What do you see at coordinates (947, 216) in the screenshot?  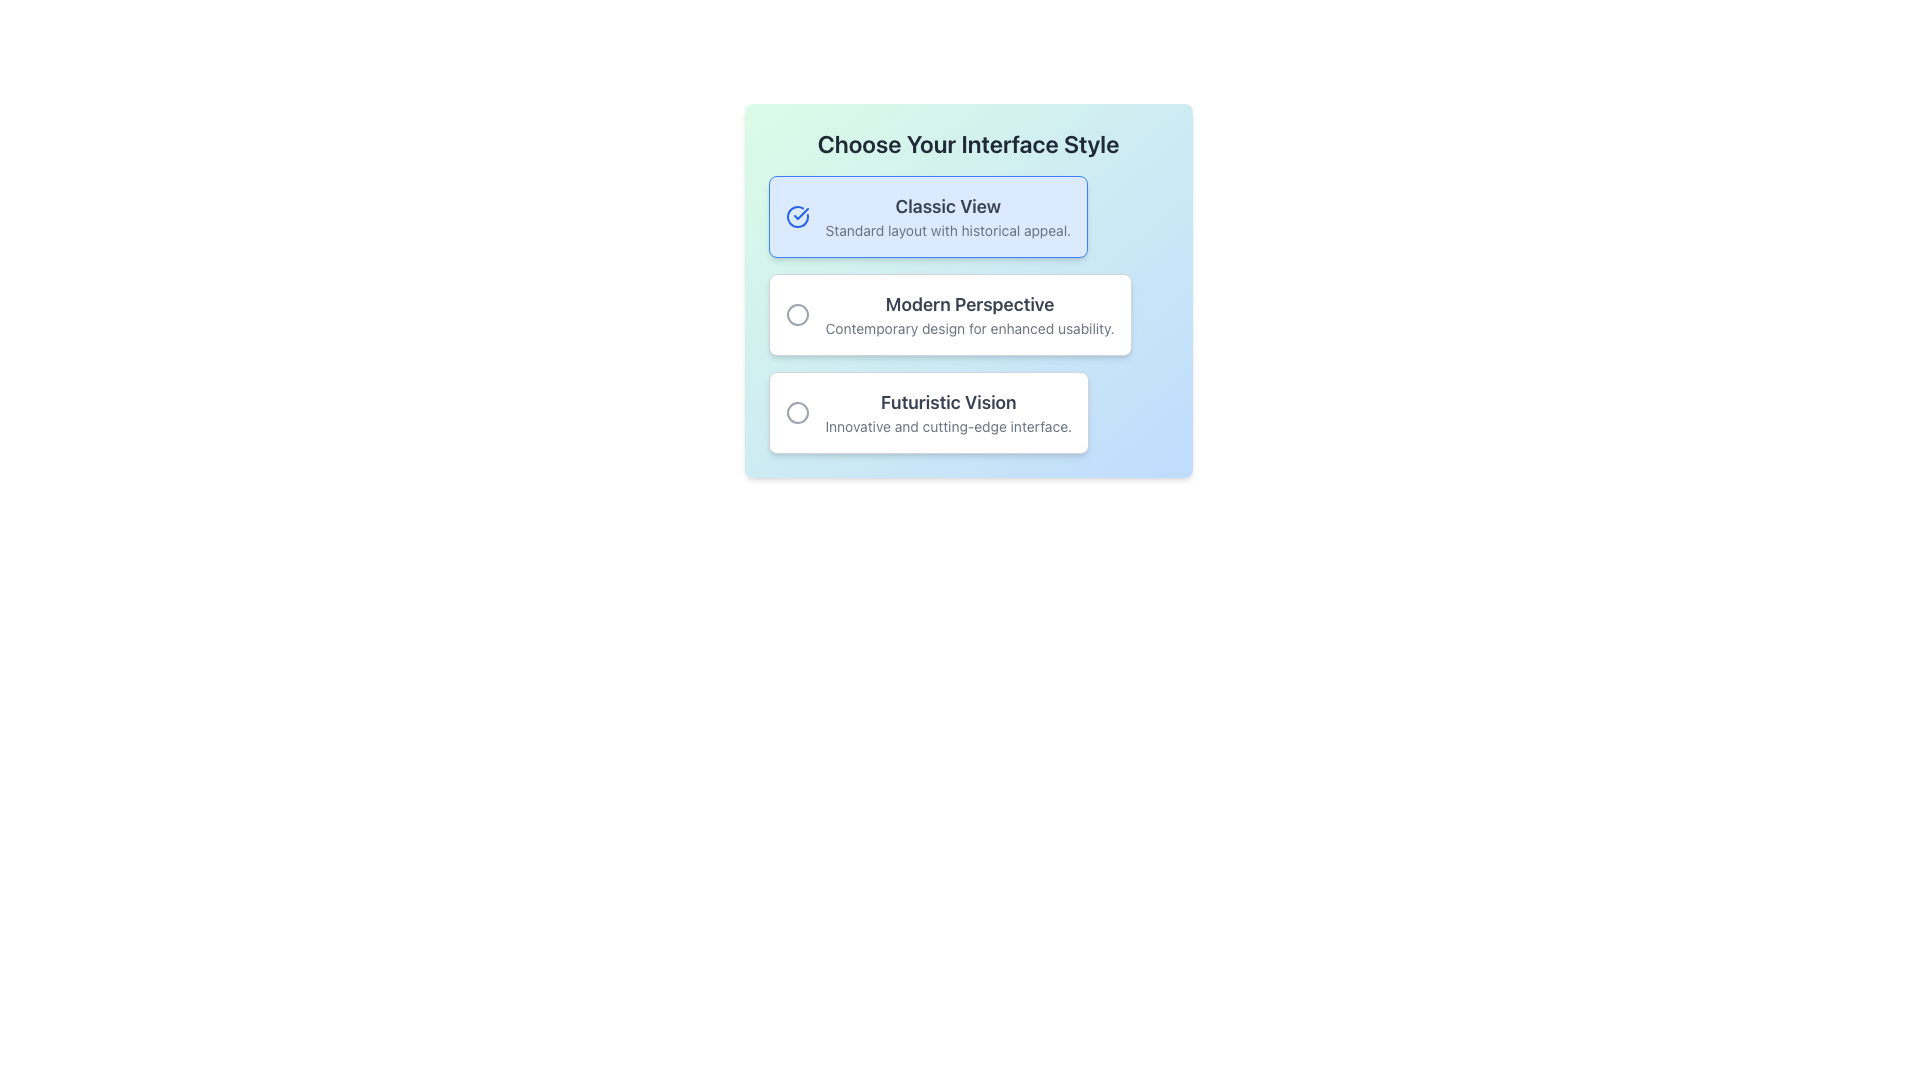 I see `the Text Block that describes the layout option titled 'Choose Your Interface Style'` at bounding box center [947, 216].